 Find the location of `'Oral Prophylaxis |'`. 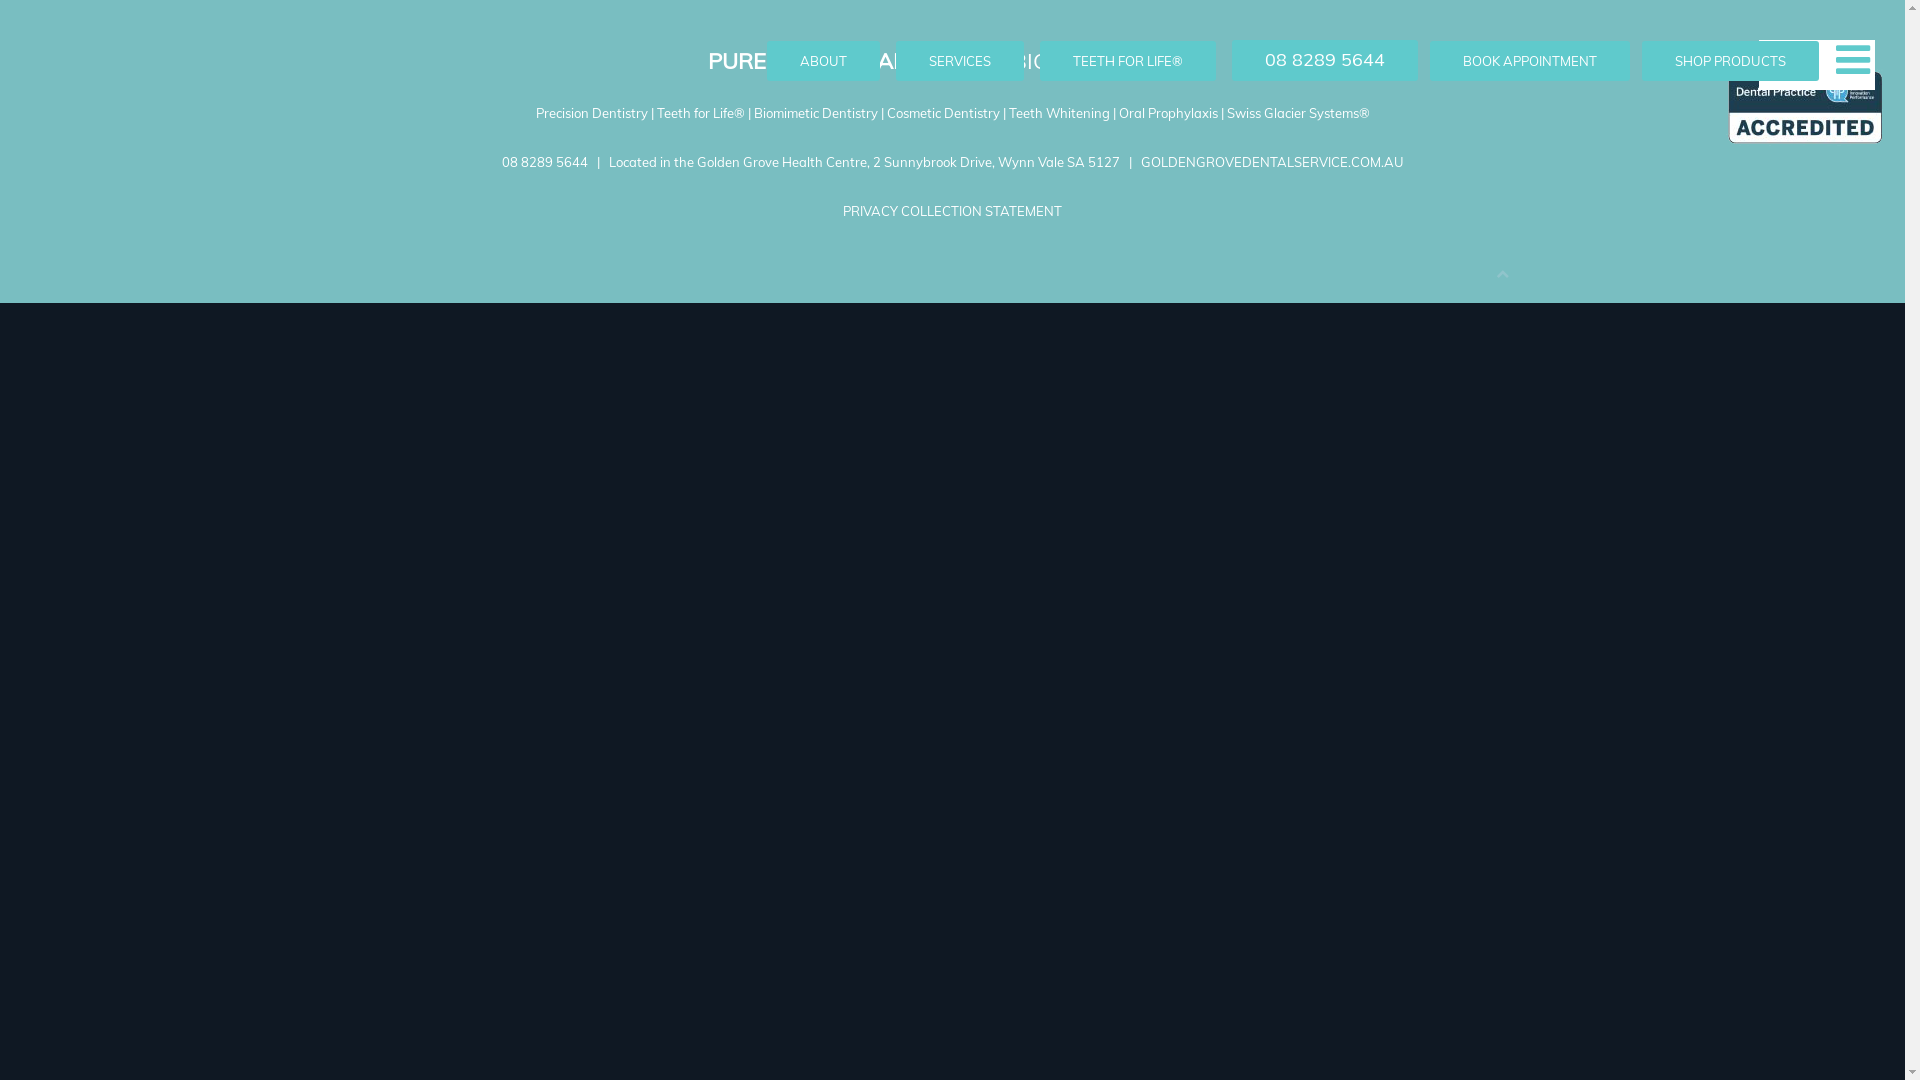

'Oral Prophylaxis |' is located at coordinates (1171, 112).